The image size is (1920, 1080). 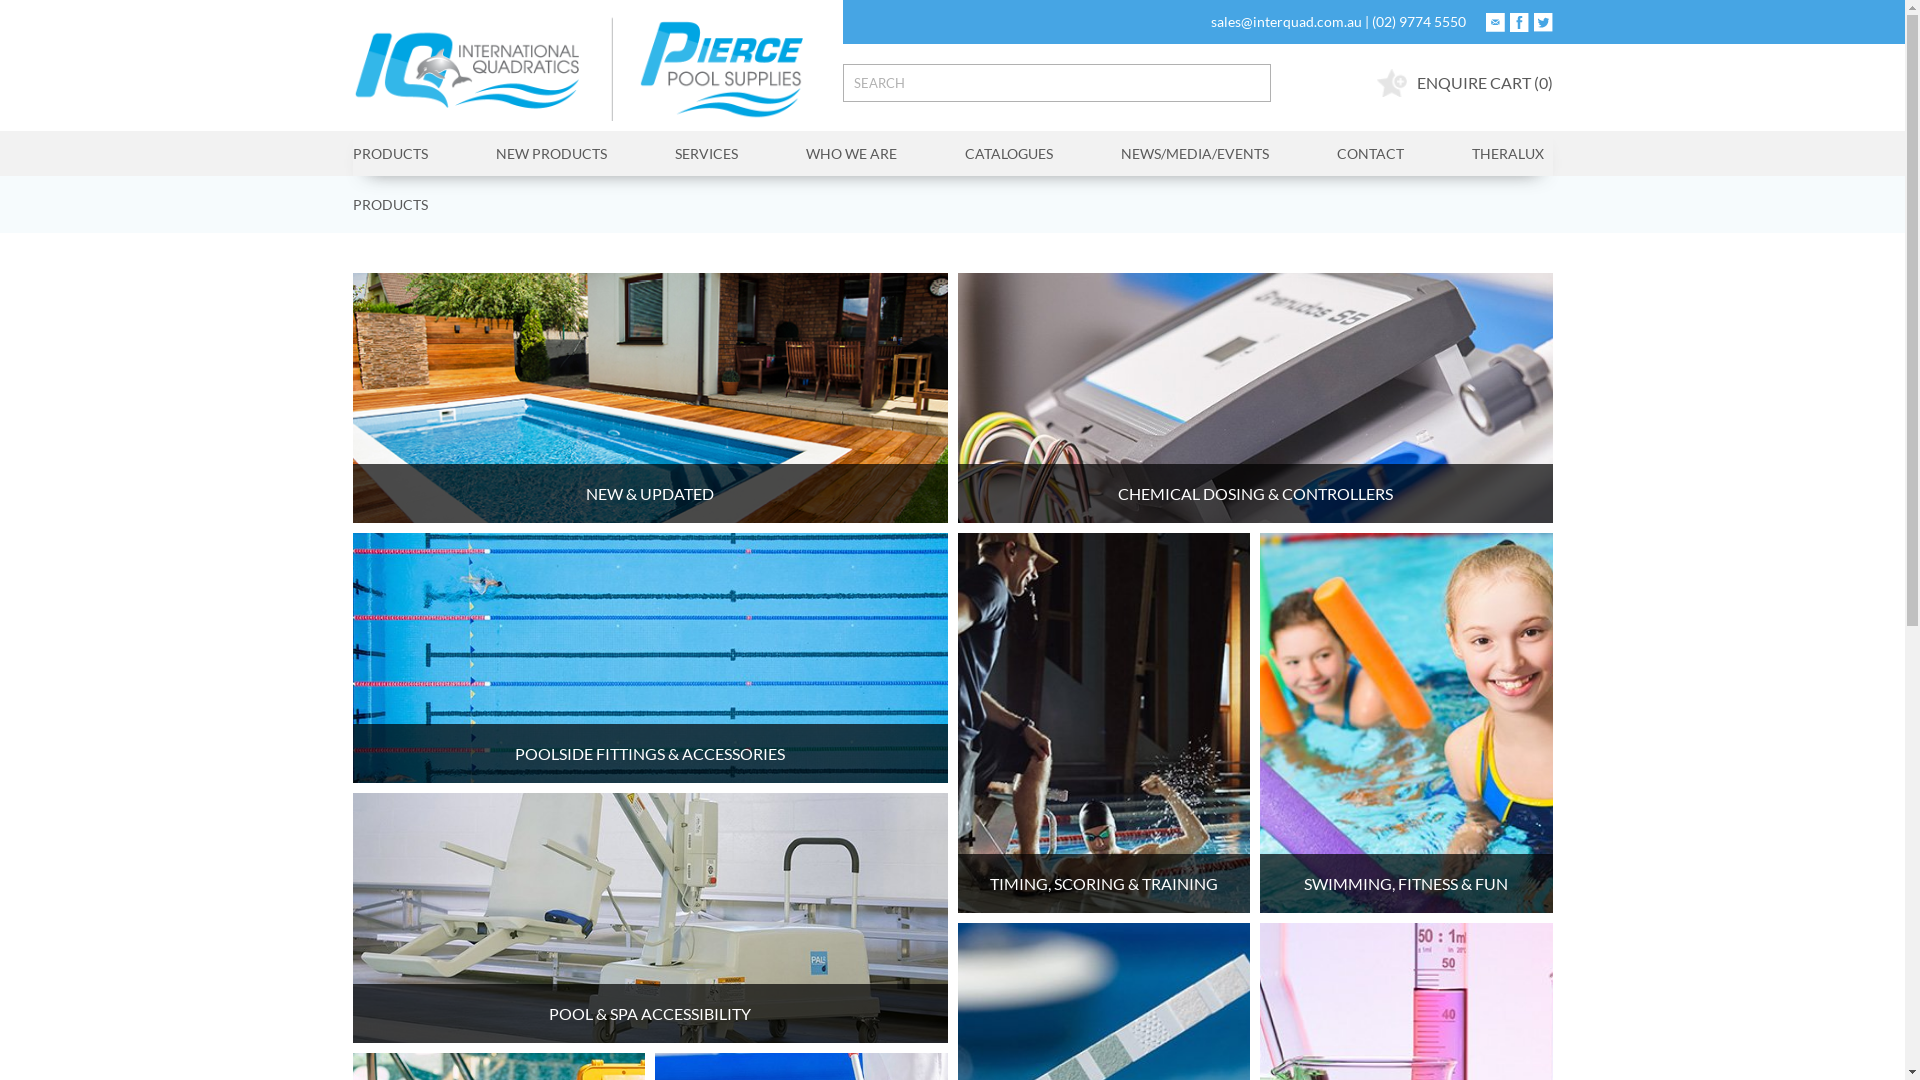 What do you see at coordinates (351, 204) in the screenshot?
I see `'PRODUCTS'` at bounding box center [351, 204].